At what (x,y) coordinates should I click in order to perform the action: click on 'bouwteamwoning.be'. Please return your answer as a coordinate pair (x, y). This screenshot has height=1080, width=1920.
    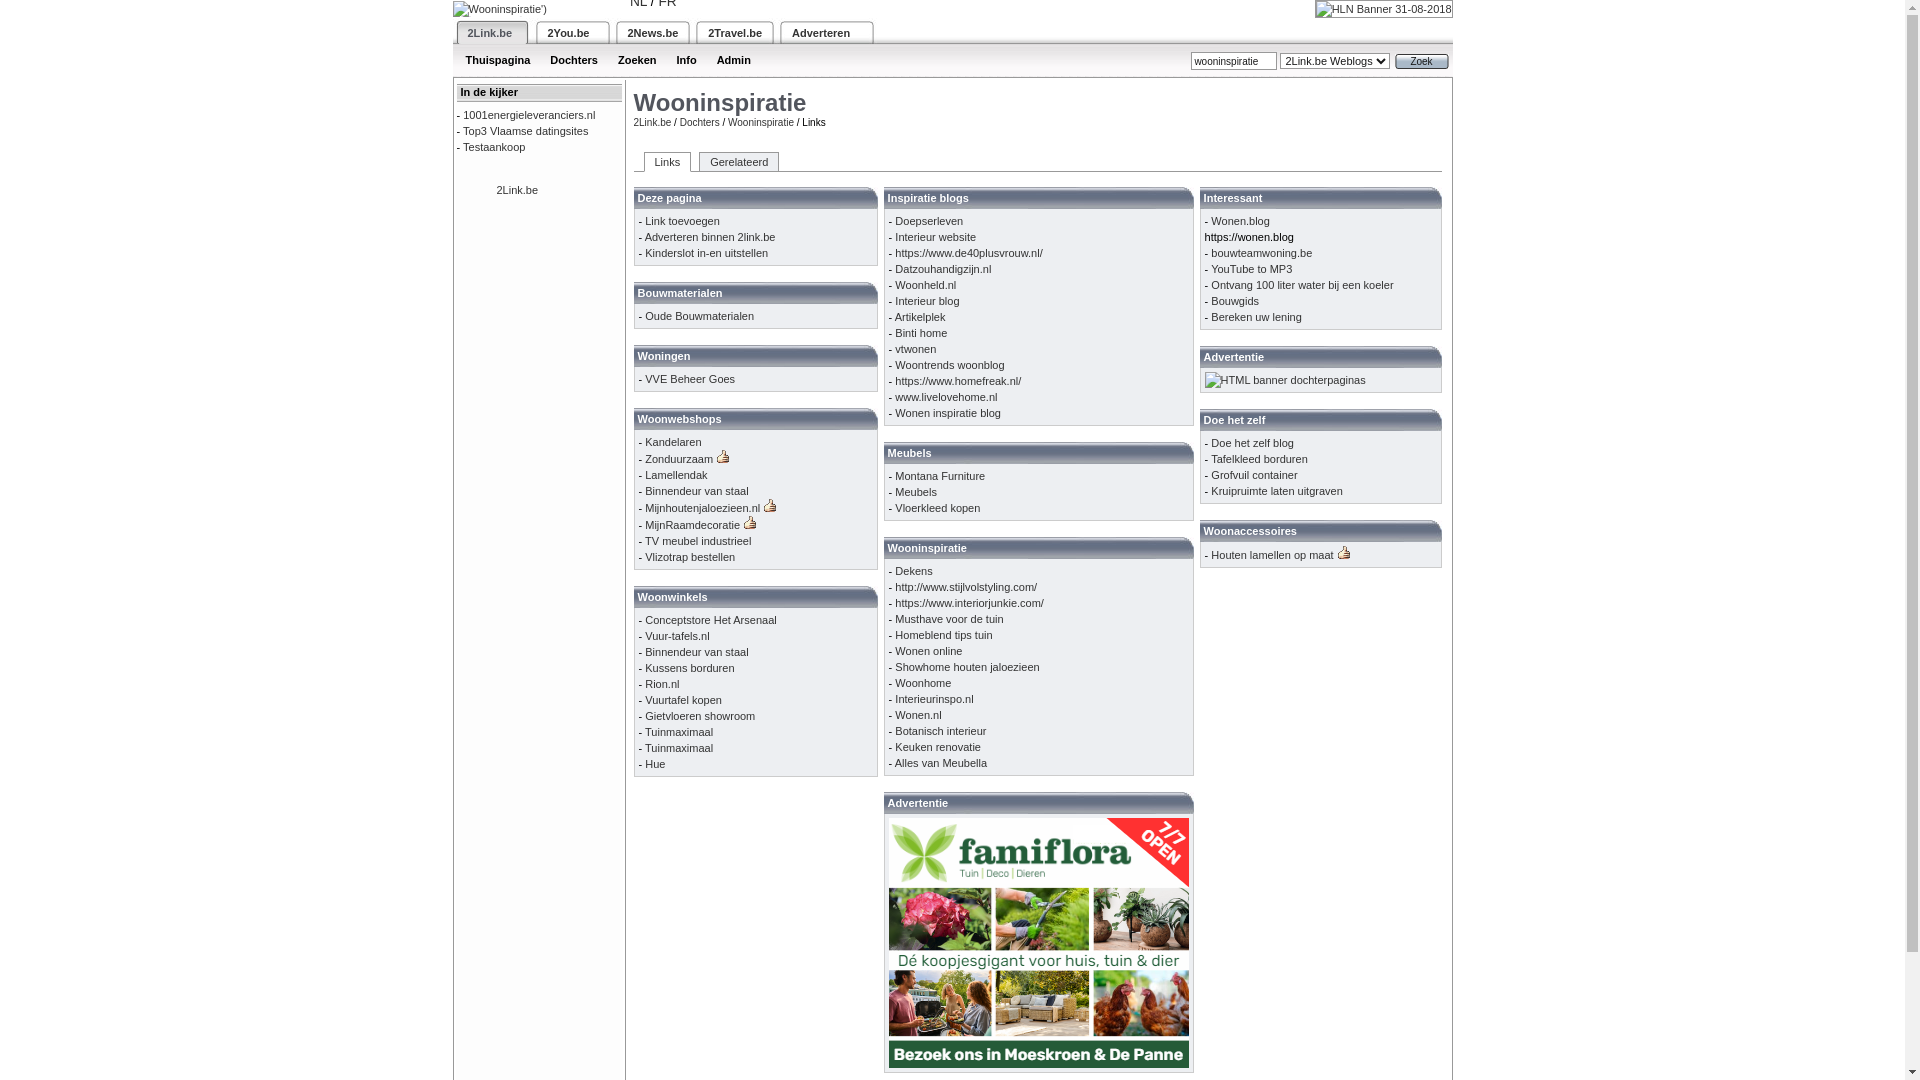
    Looking at the image, I should click on (1260, 252).